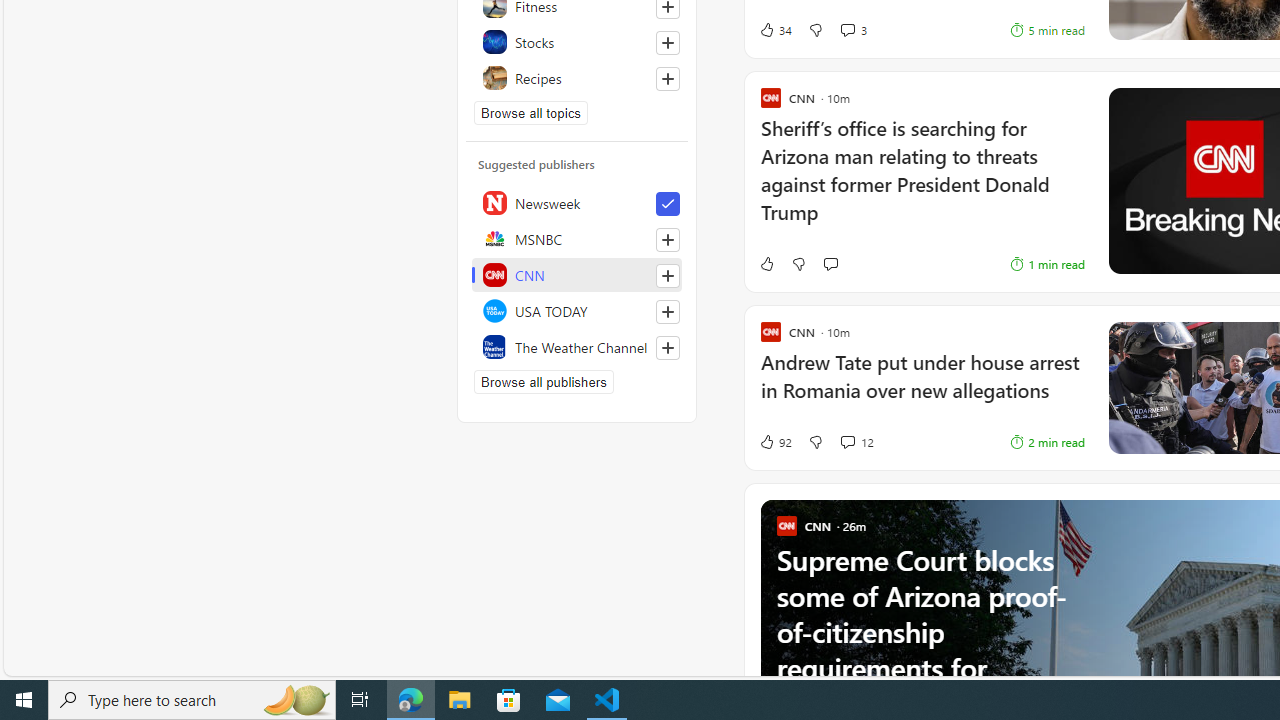  Describe the element at coordinates (544, 381) in the screenshot. I see `'Browse all publishers'` at that location.